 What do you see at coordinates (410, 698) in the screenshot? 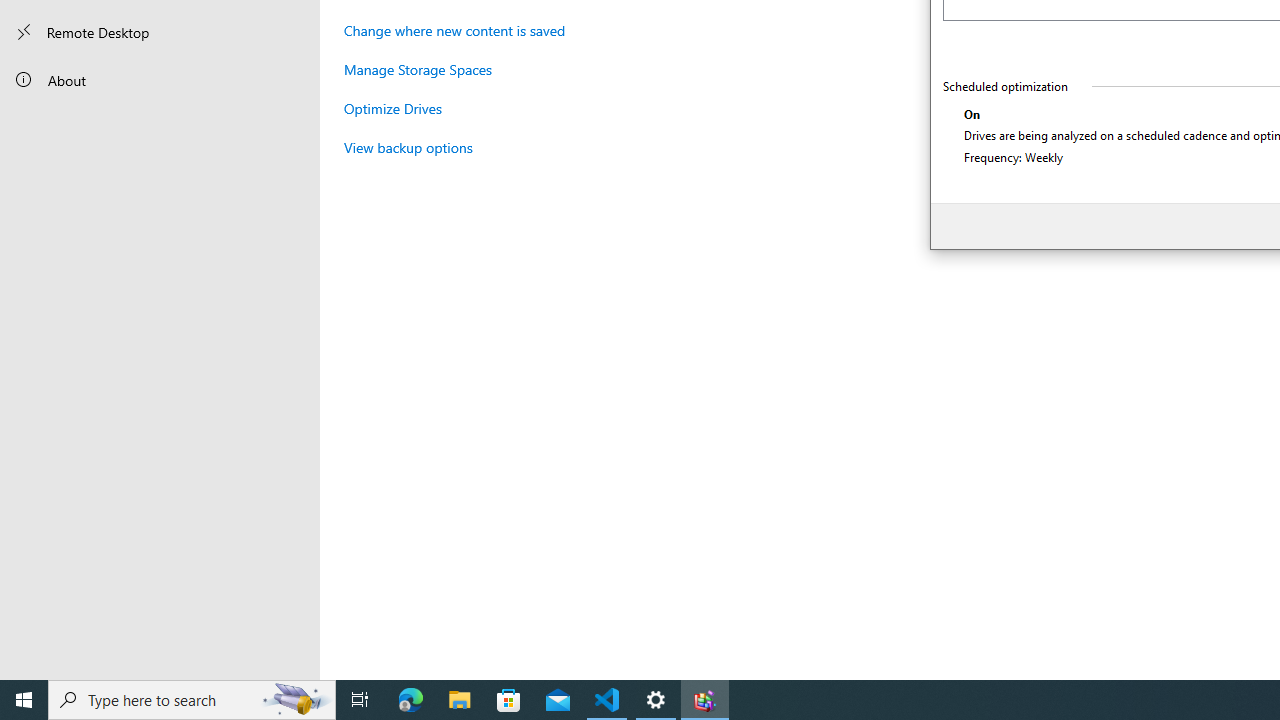
I see `'Microsoft Edge'` at bounding box center [410, 698].